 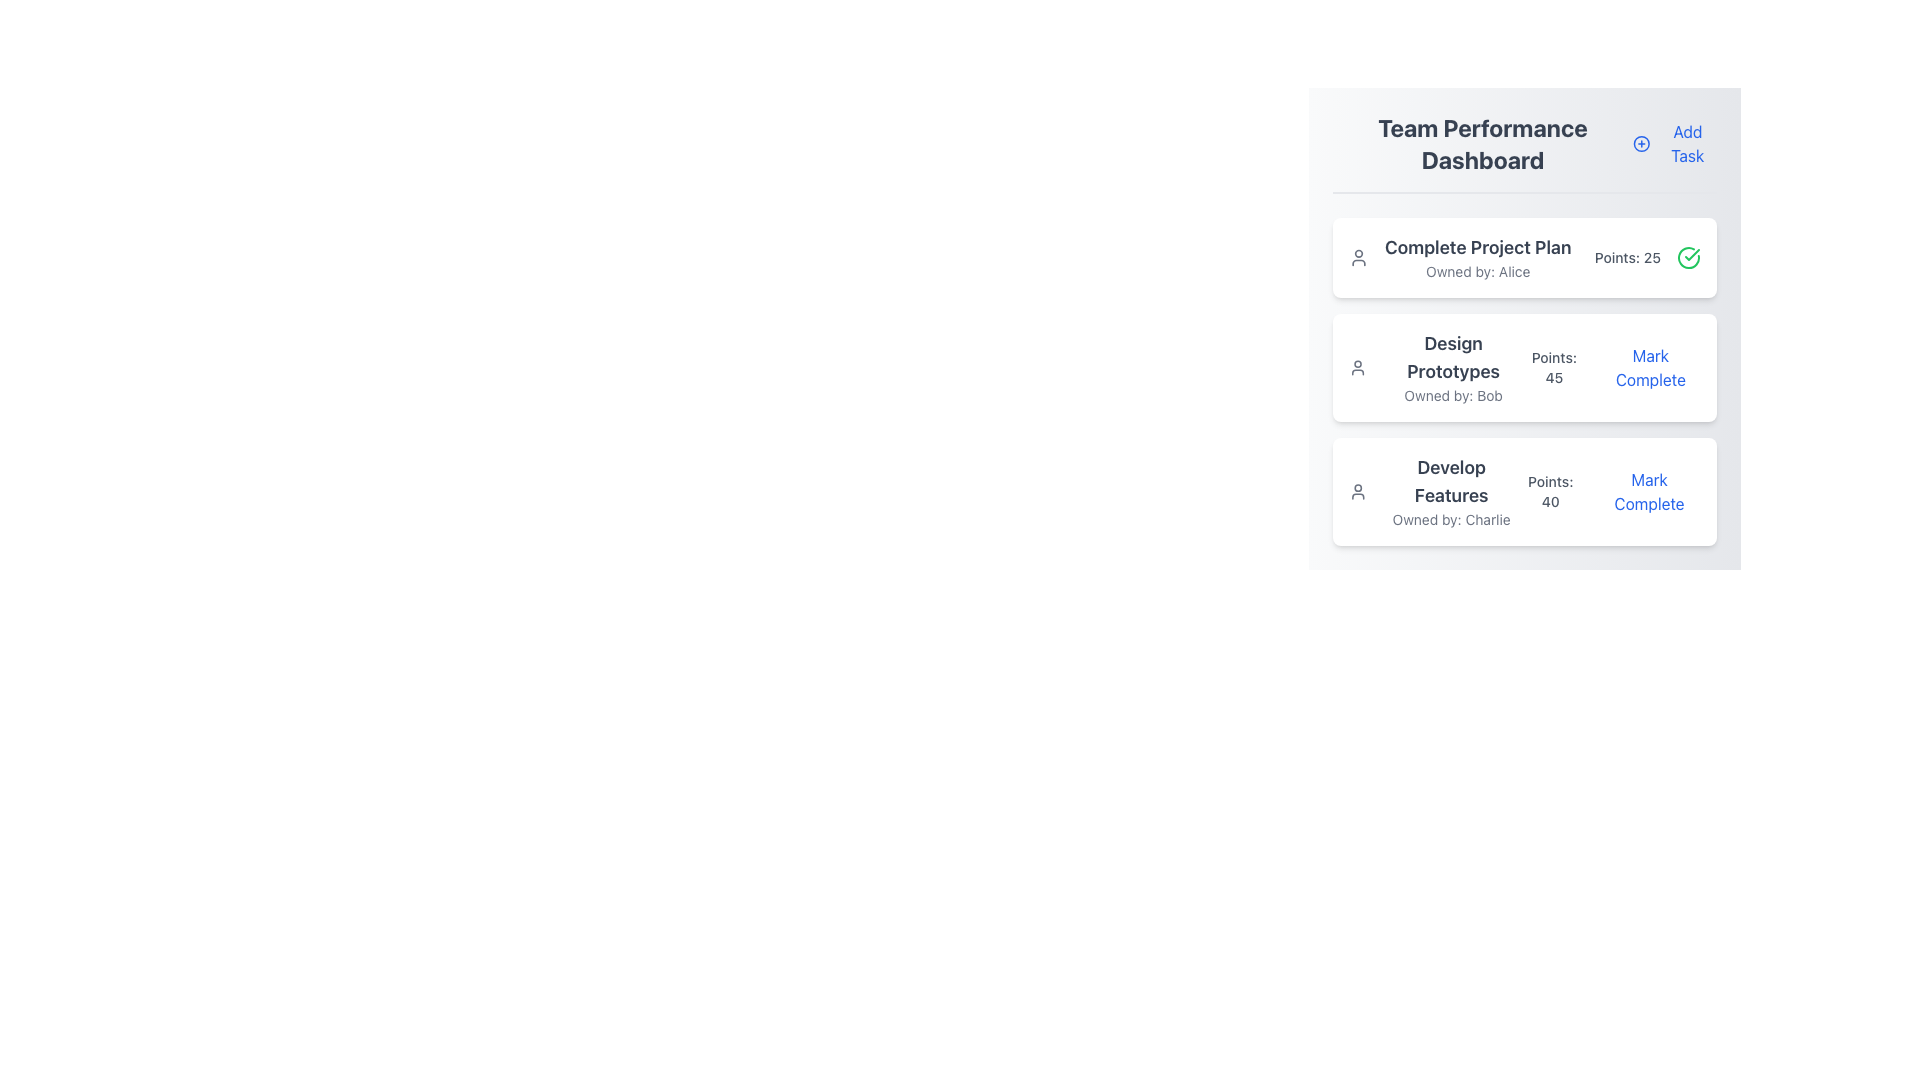 What do you see at coordinates (1453, 367) in the screenshot?
I see `the task titled 'Design Prototypes' owned by Bob in the second card of the vertical list on the 'Team Performance Dashboard'` at bounding box center [1453, 367].